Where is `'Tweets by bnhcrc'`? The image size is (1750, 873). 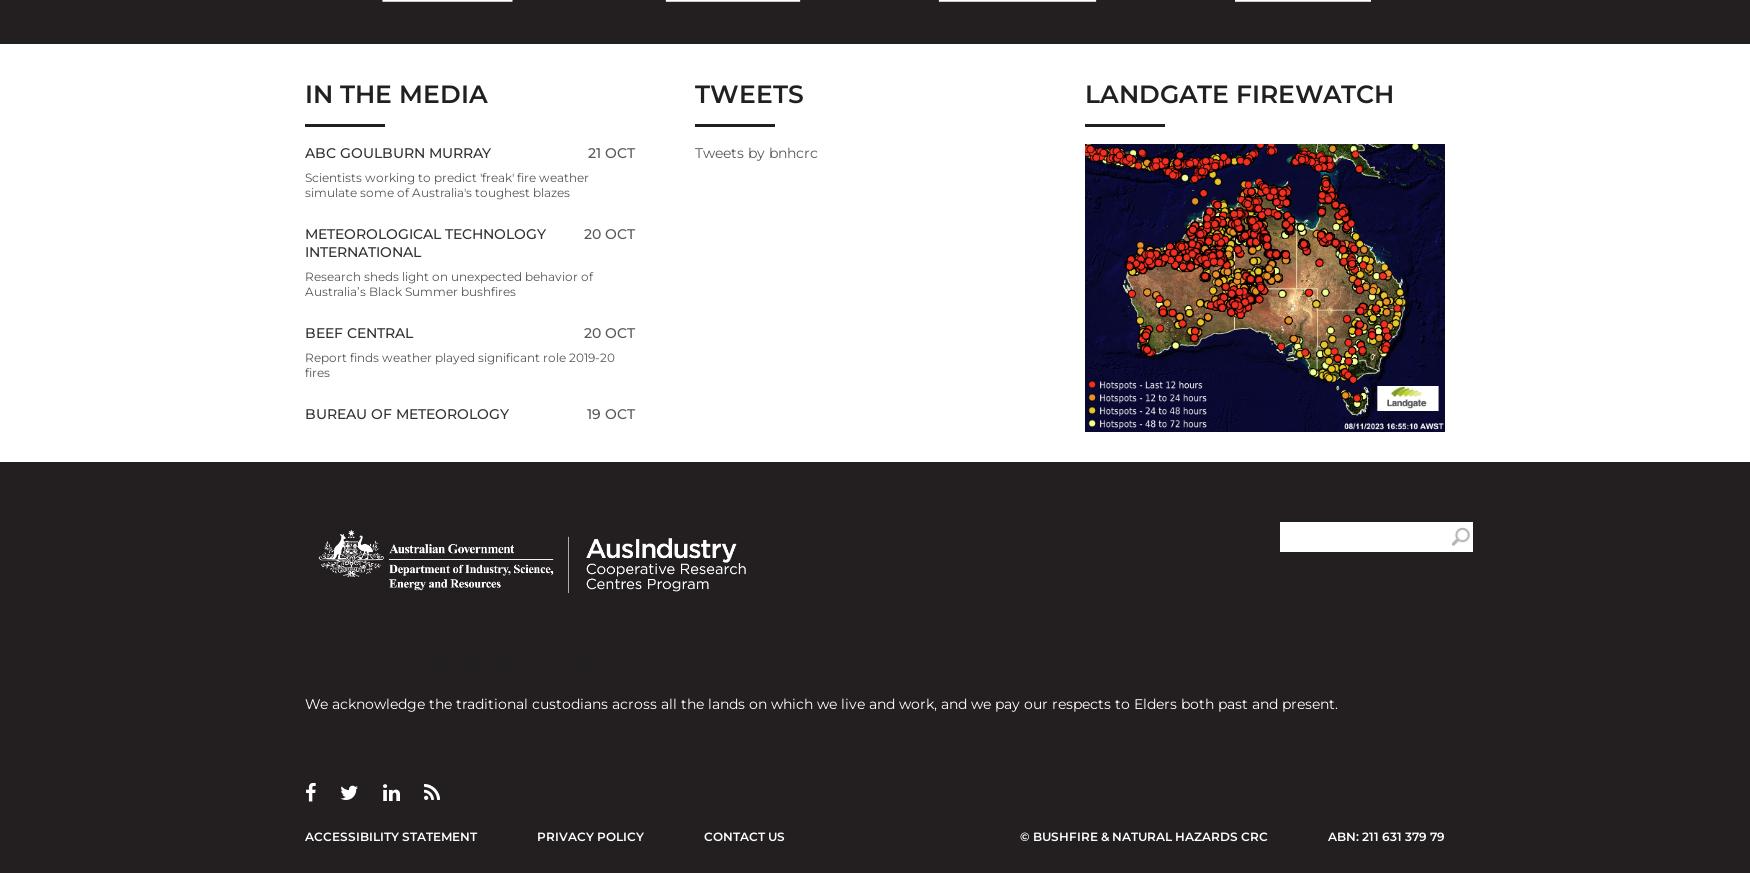
'Tweets by bnhcrc' is located at coordinates (754, 151).